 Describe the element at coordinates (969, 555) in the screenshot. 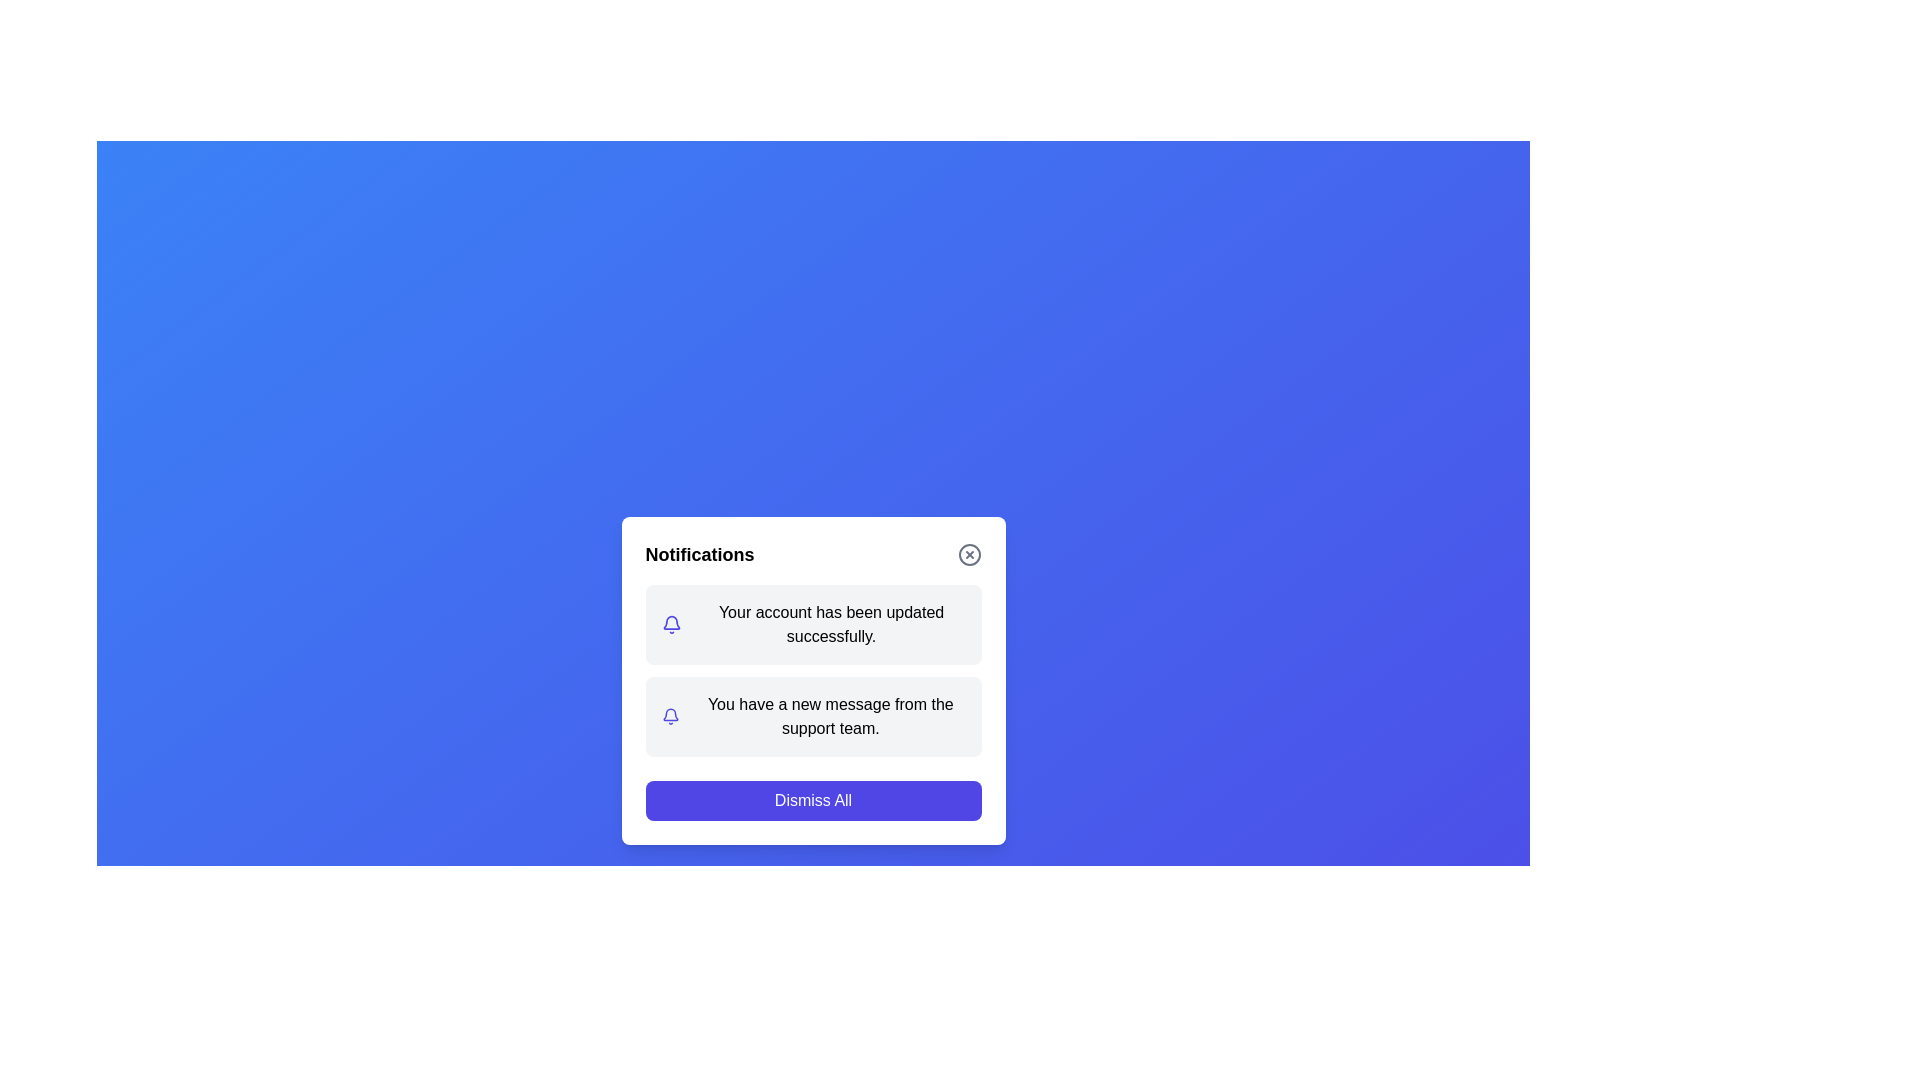

I see `the close button icon` at that location.